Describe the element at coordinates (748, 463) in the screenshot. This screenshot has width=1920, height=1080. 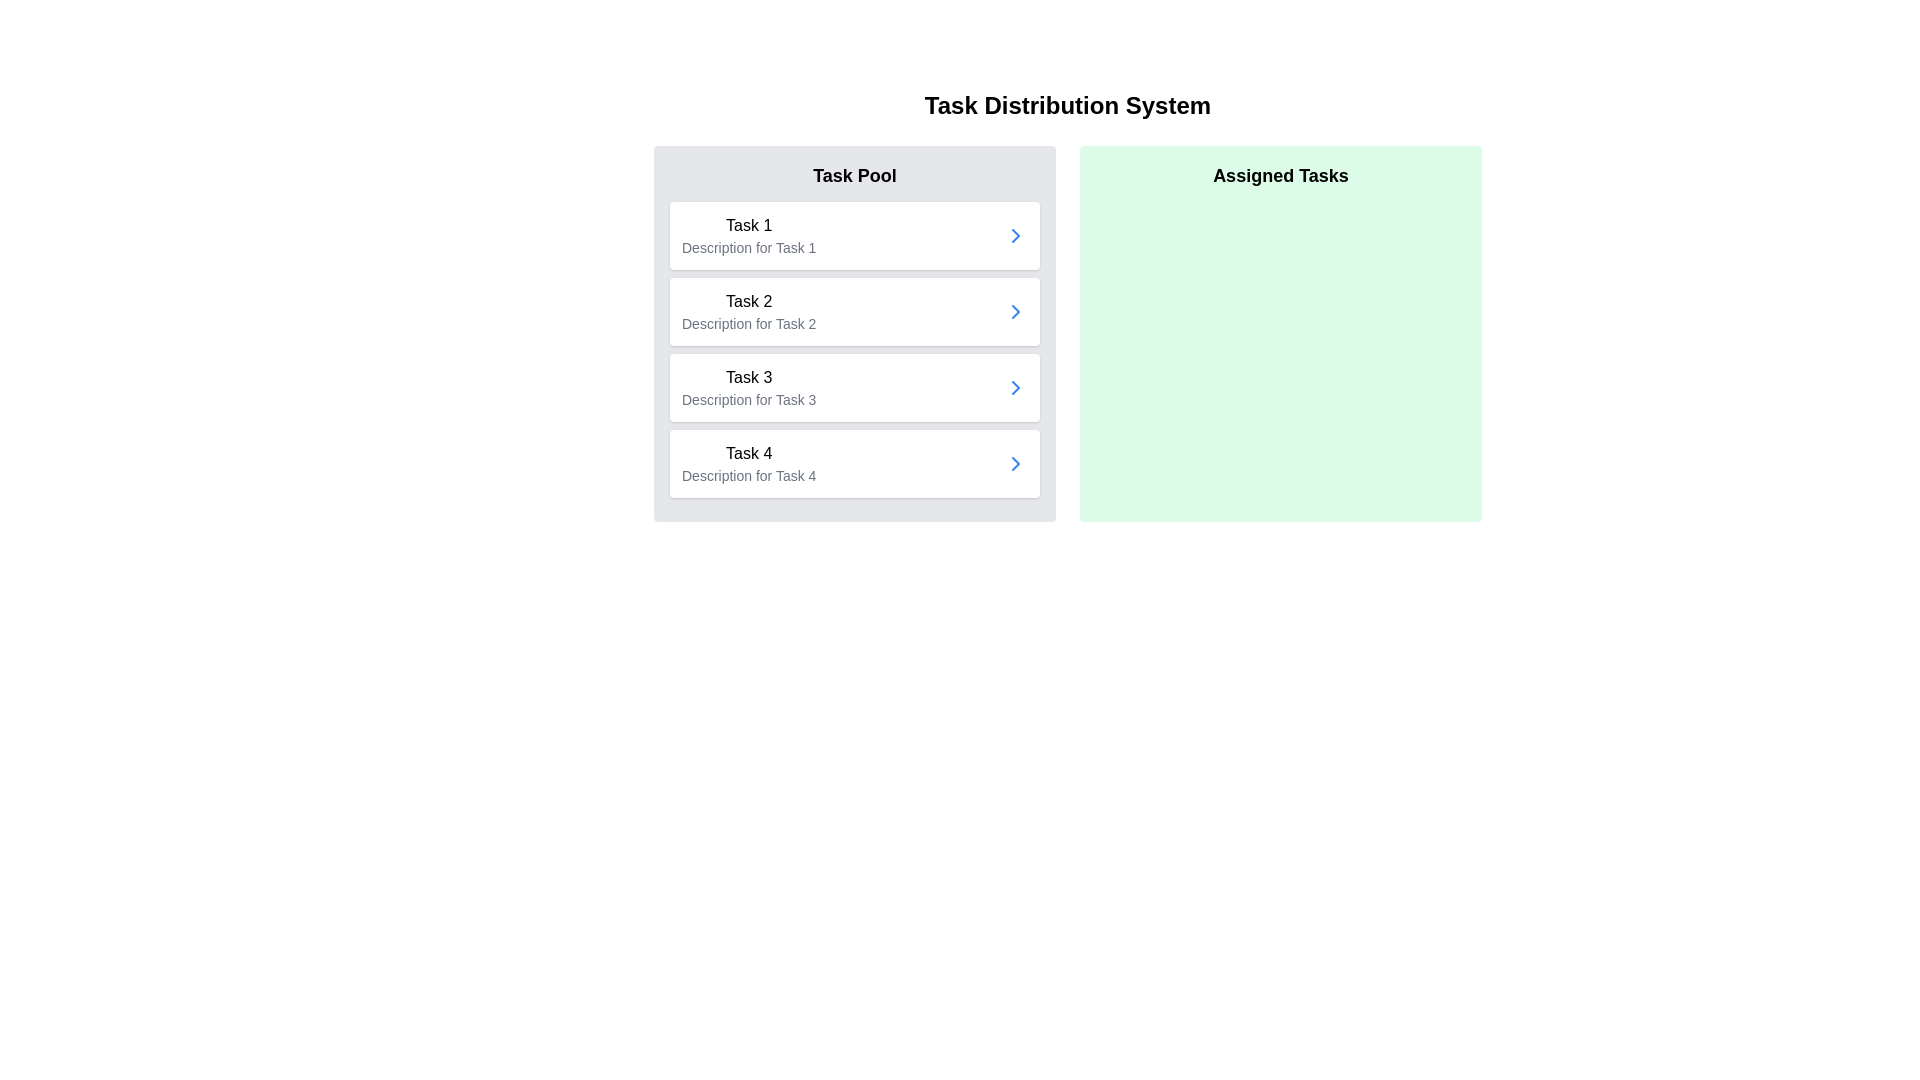
I see `the text component displaying 'Task 4' and 'Description for Task 4' in the 'Task Pool' section, which is the fourth item in the vertical stack of task entries` at that location.